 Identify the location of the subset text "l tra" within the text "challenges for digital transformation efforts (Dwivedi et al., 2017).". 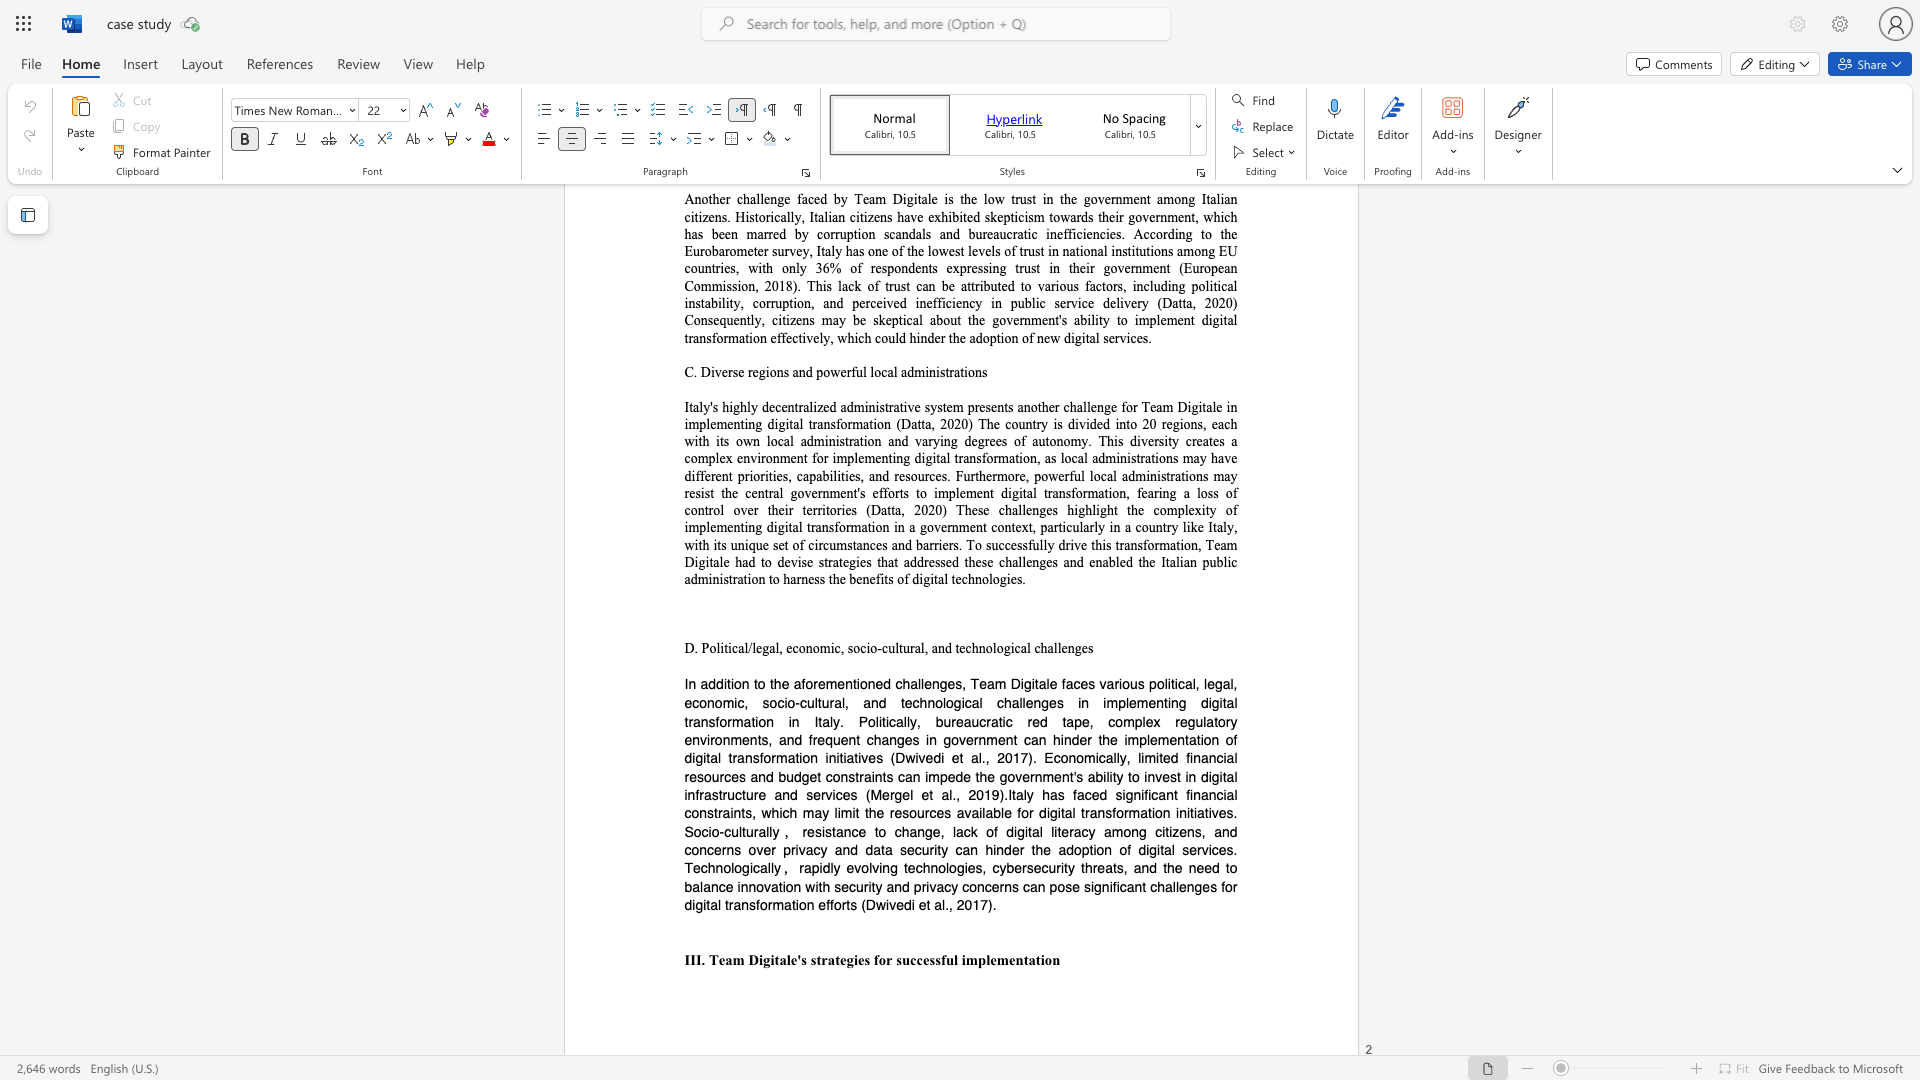
(717, 904).